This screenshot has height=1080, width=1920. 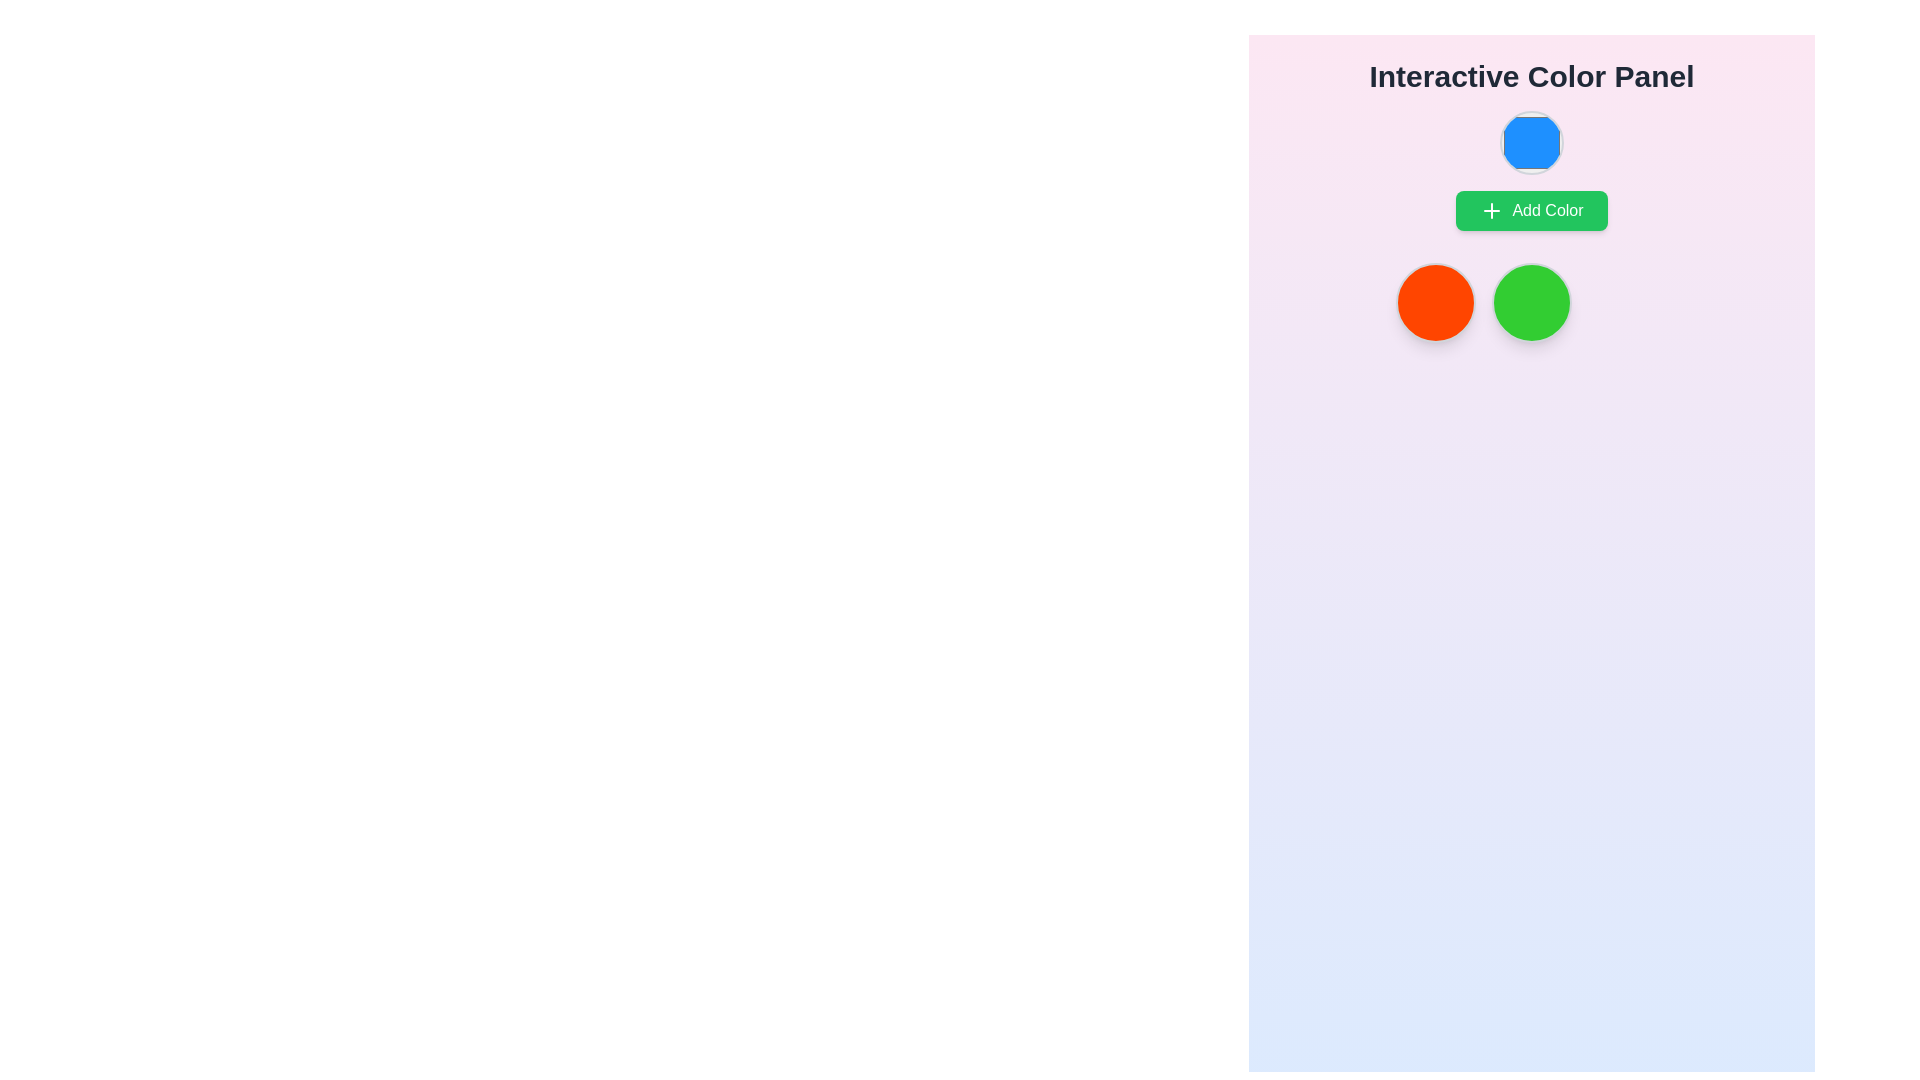 I want to click on the green color indicator circle located to the right of the orange circle within the color selection panel, so click(x=1530, y=303).